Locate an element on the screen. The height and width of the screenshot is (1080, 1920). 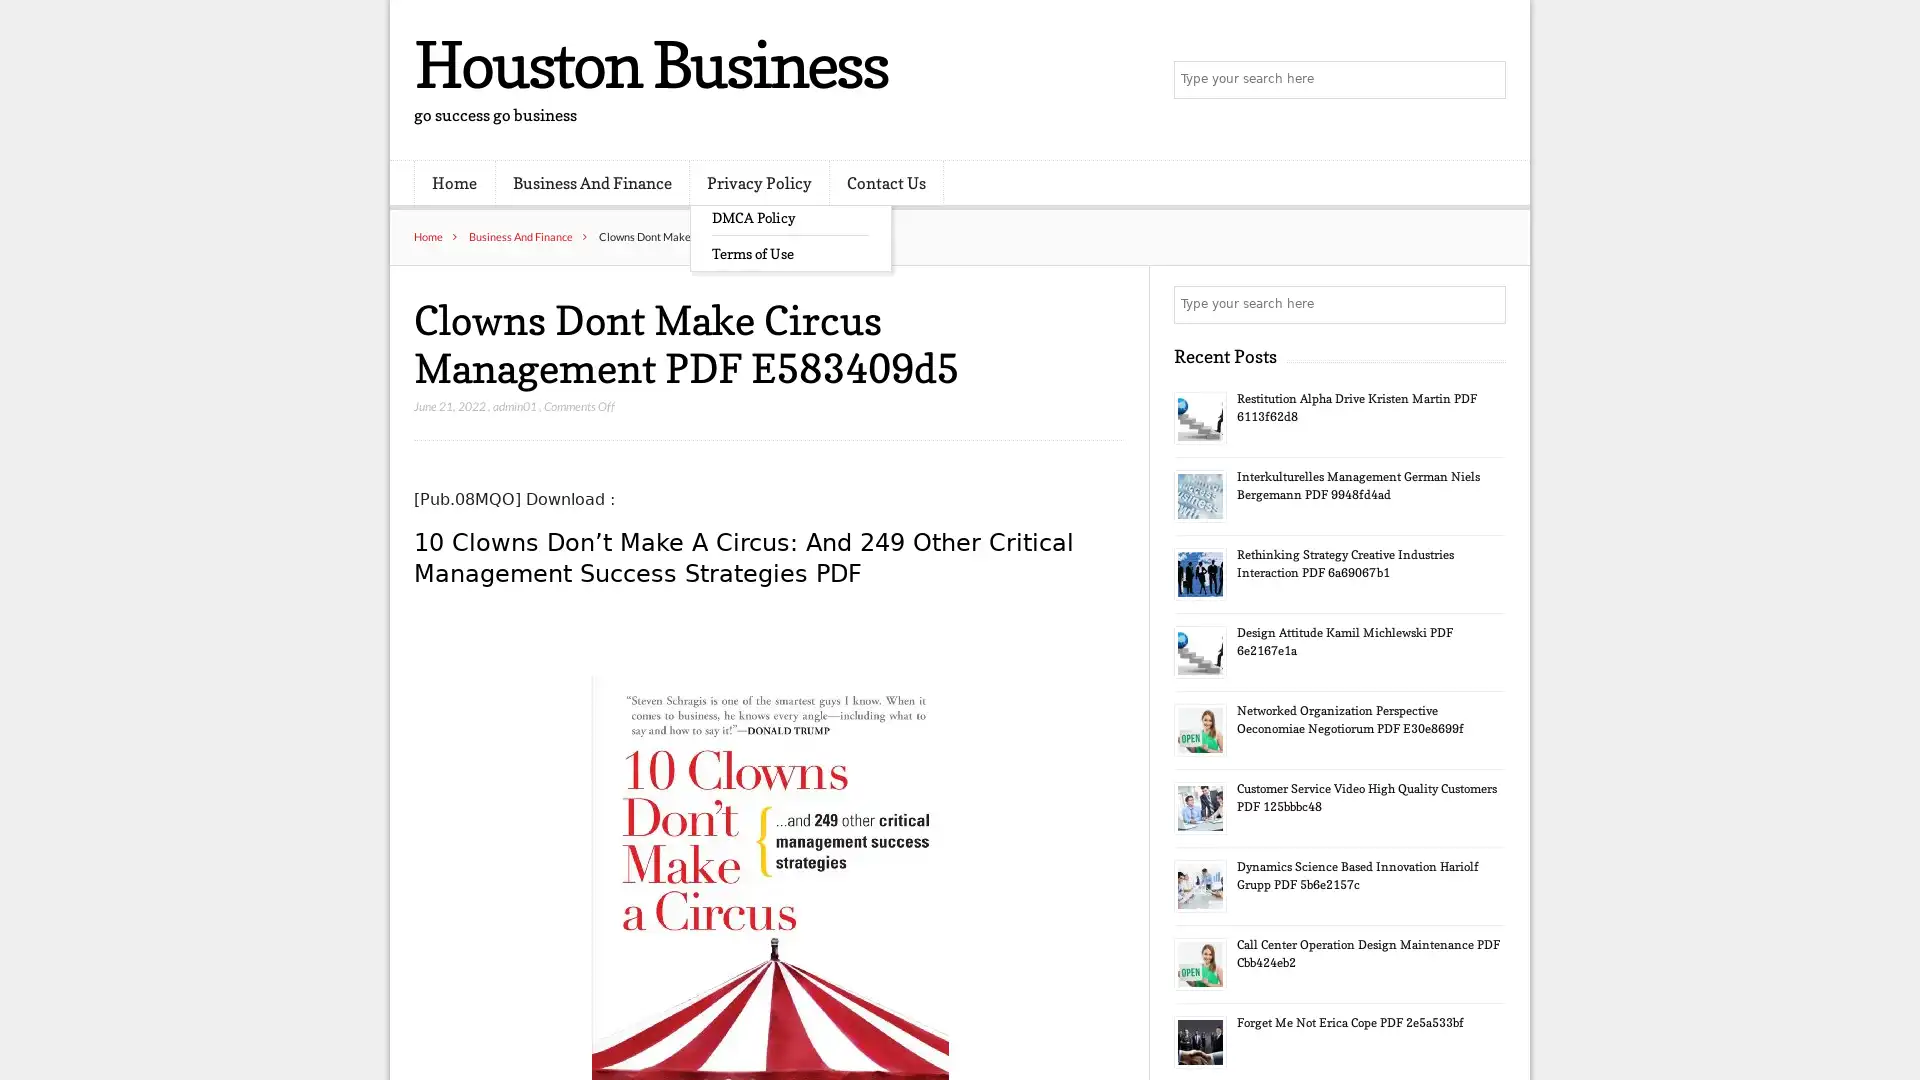
Search is located at coordinates (1485, 80).